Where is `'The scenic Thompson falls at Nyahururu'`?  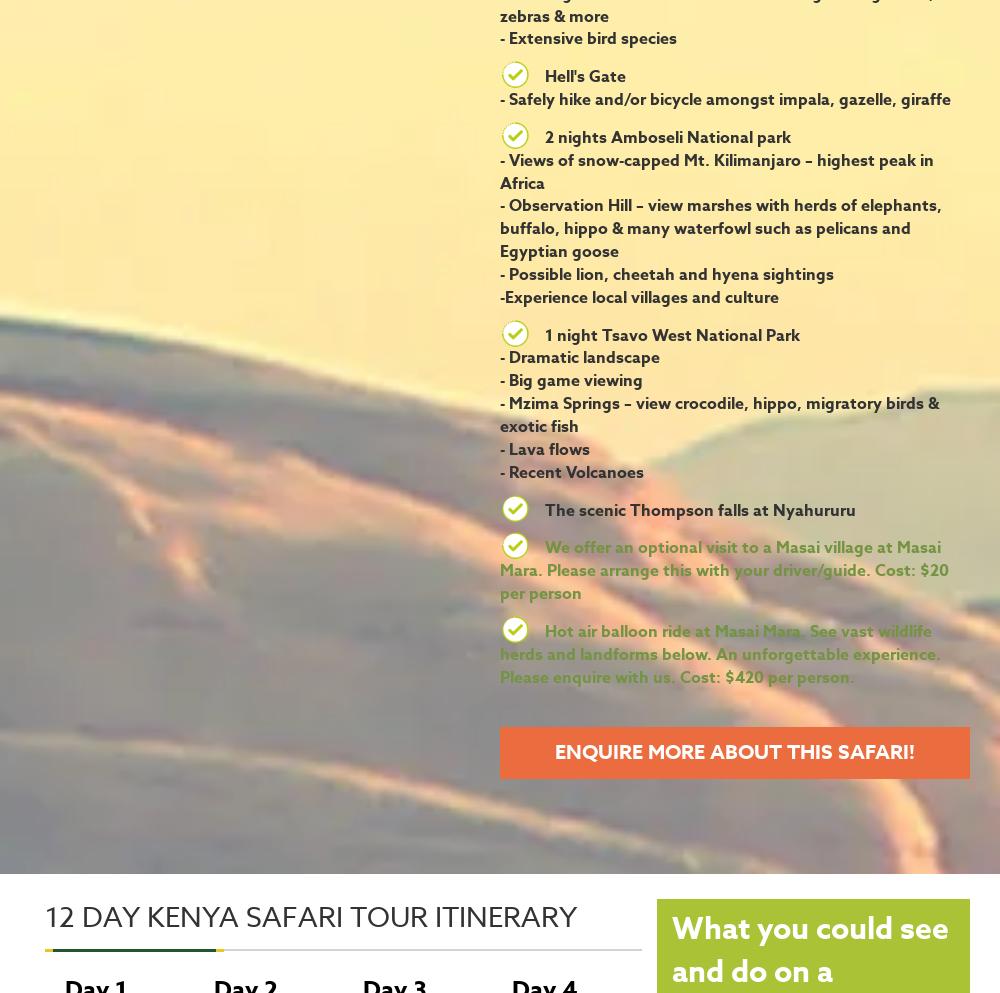
'The scenic Thompson falls at Nyahururu' is located at coordinates (699, 510).